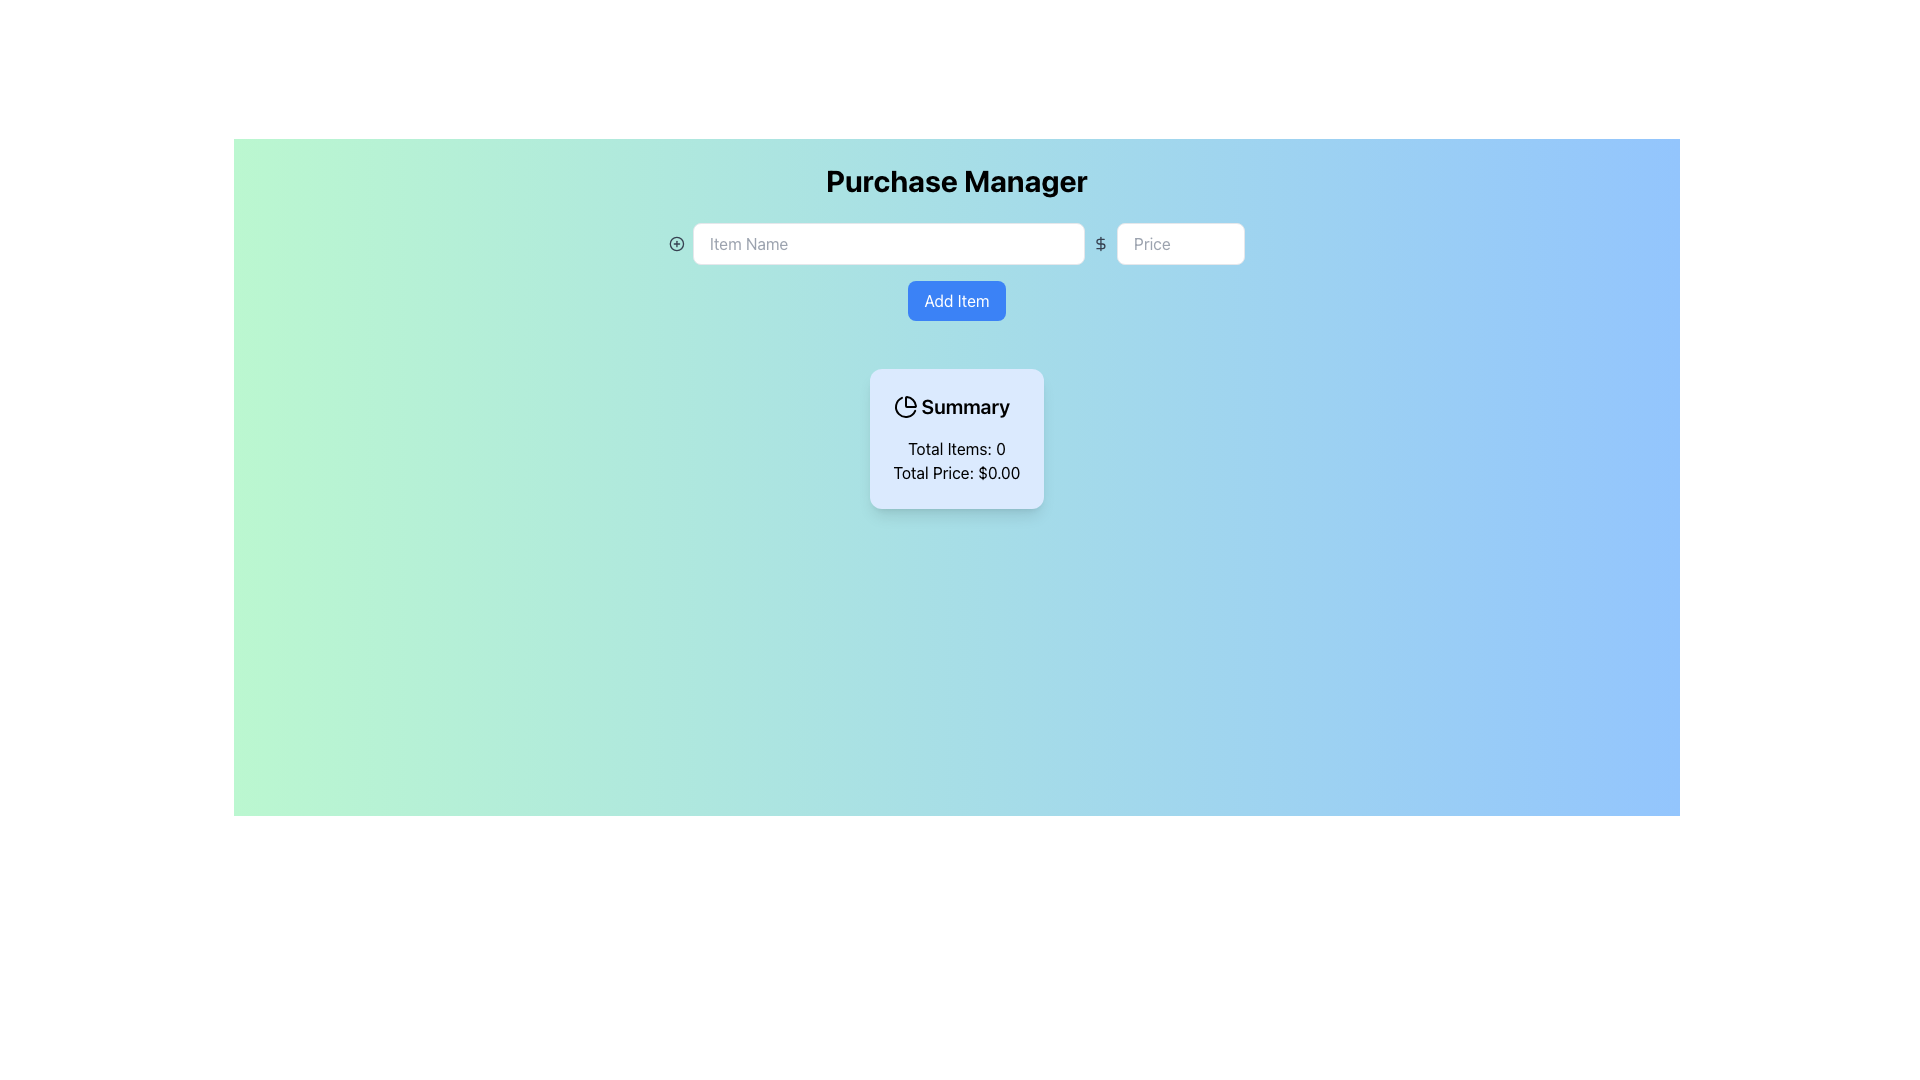  Describe the element at coordinates (676, 242) in the screenshot. I see `the circular-plus icon element that visually represents the functionality of adding an item, located to the left of the 'Item Name' input field` at that location.